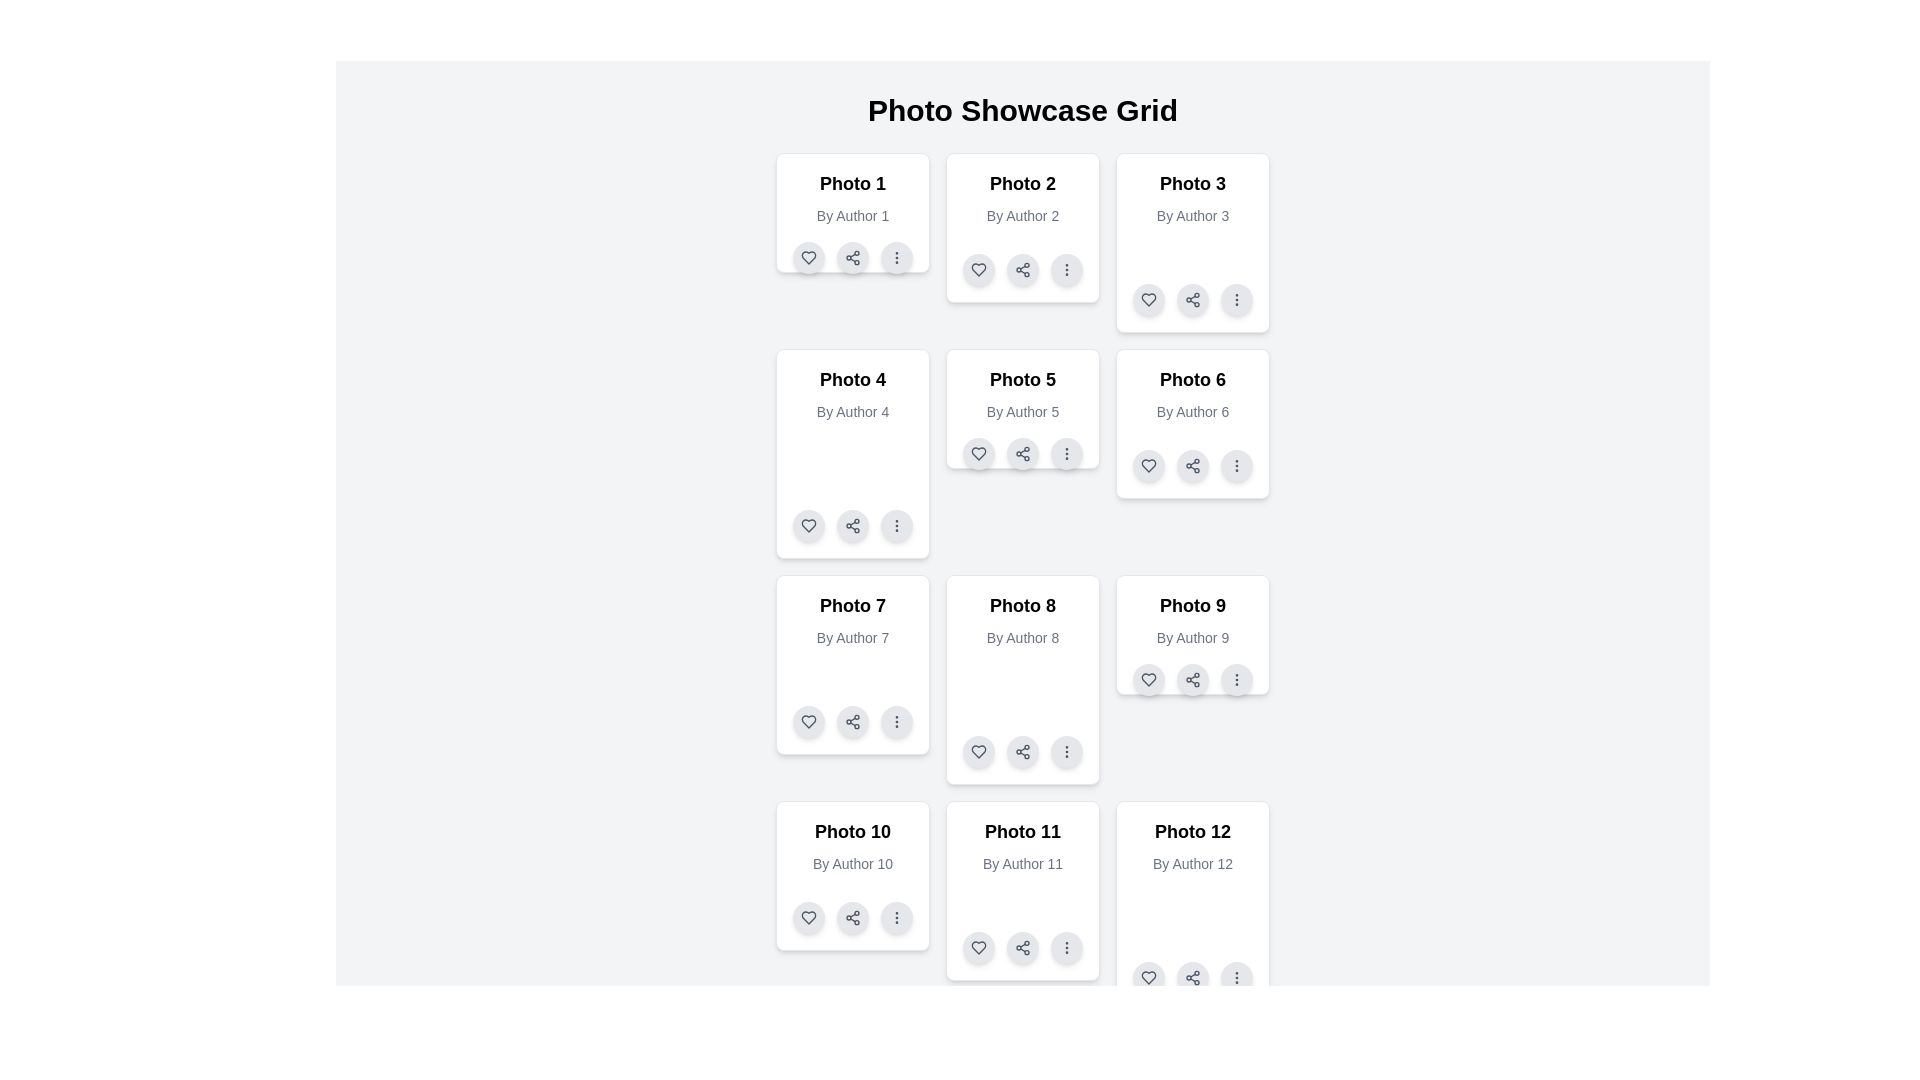 This screenshot has height=1080, width=1920. I want to click on the share icon in the horizontal button group located at the bottom section of the card for 'Photo 9' by 'Author 9', so click(1193, 678).